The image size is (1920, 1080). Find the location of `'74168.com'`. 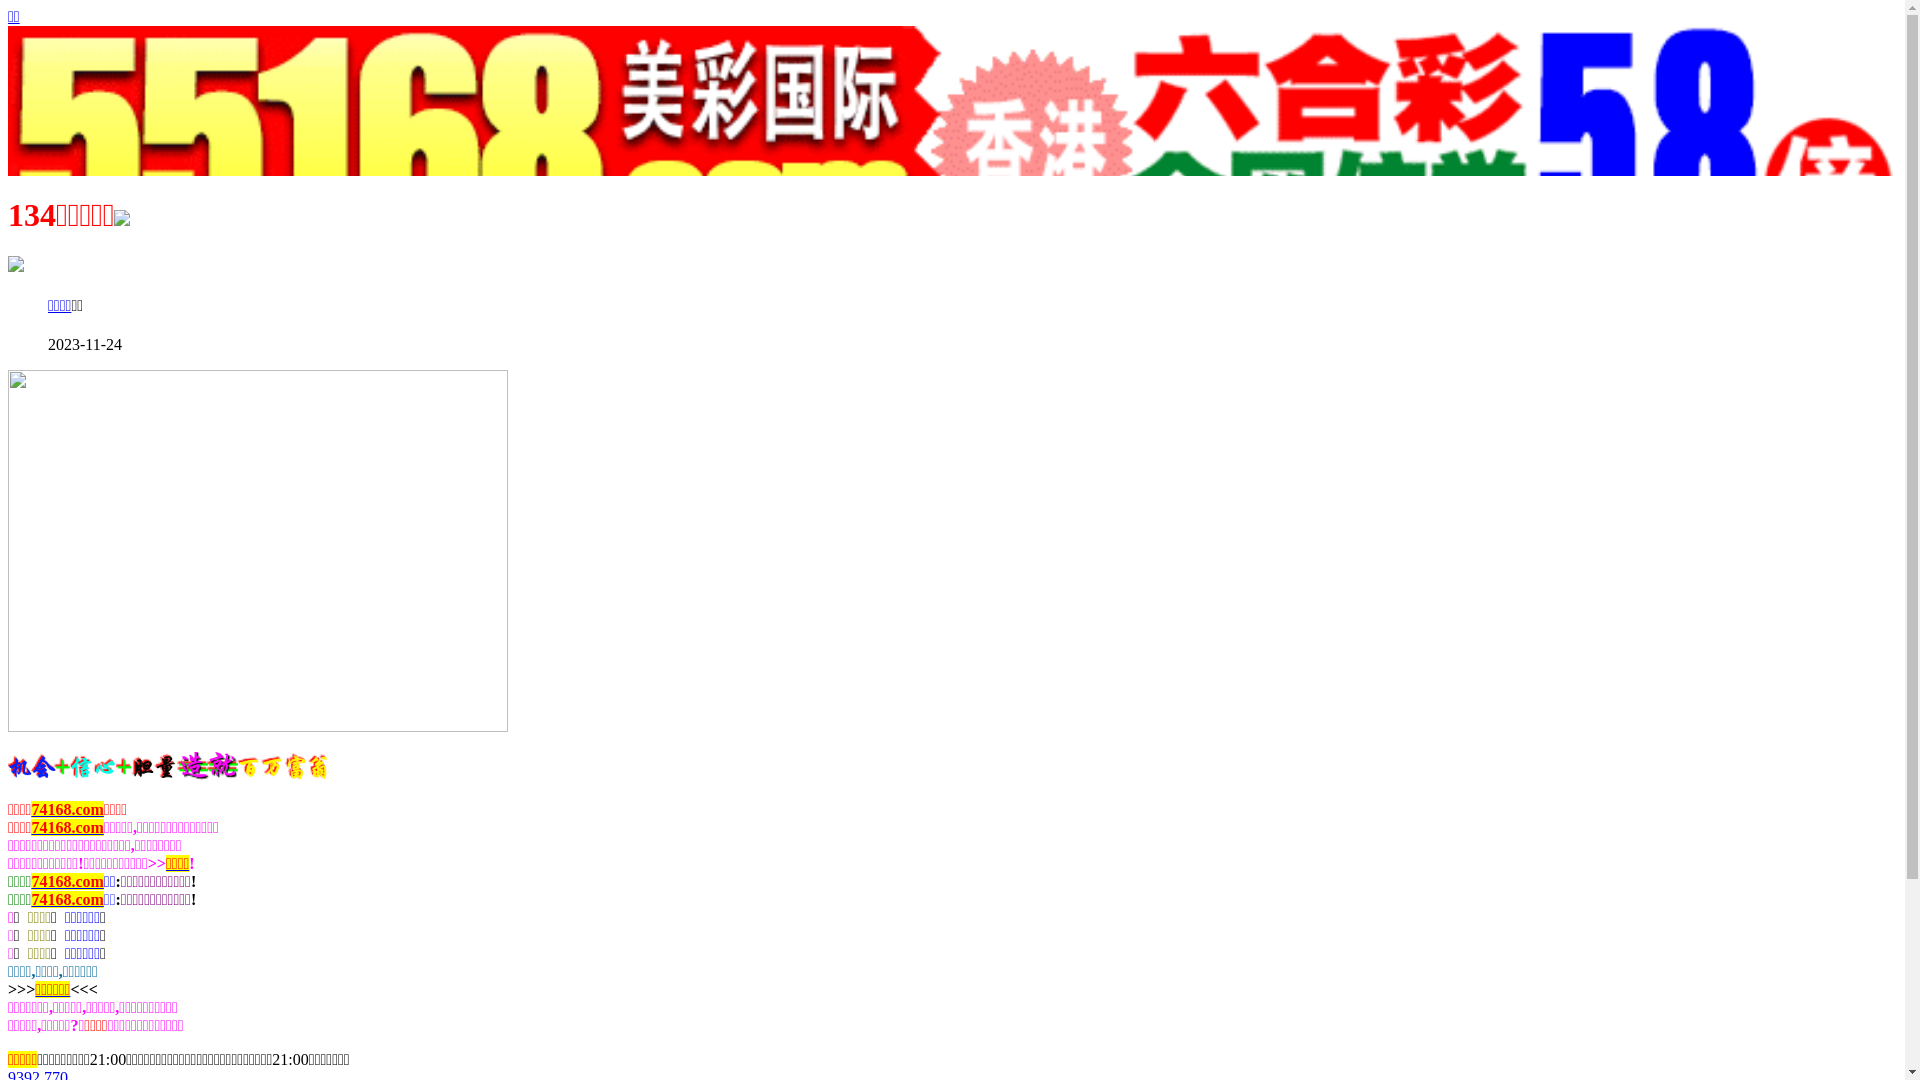

'74168.com' is located at coordinates (67, 808).